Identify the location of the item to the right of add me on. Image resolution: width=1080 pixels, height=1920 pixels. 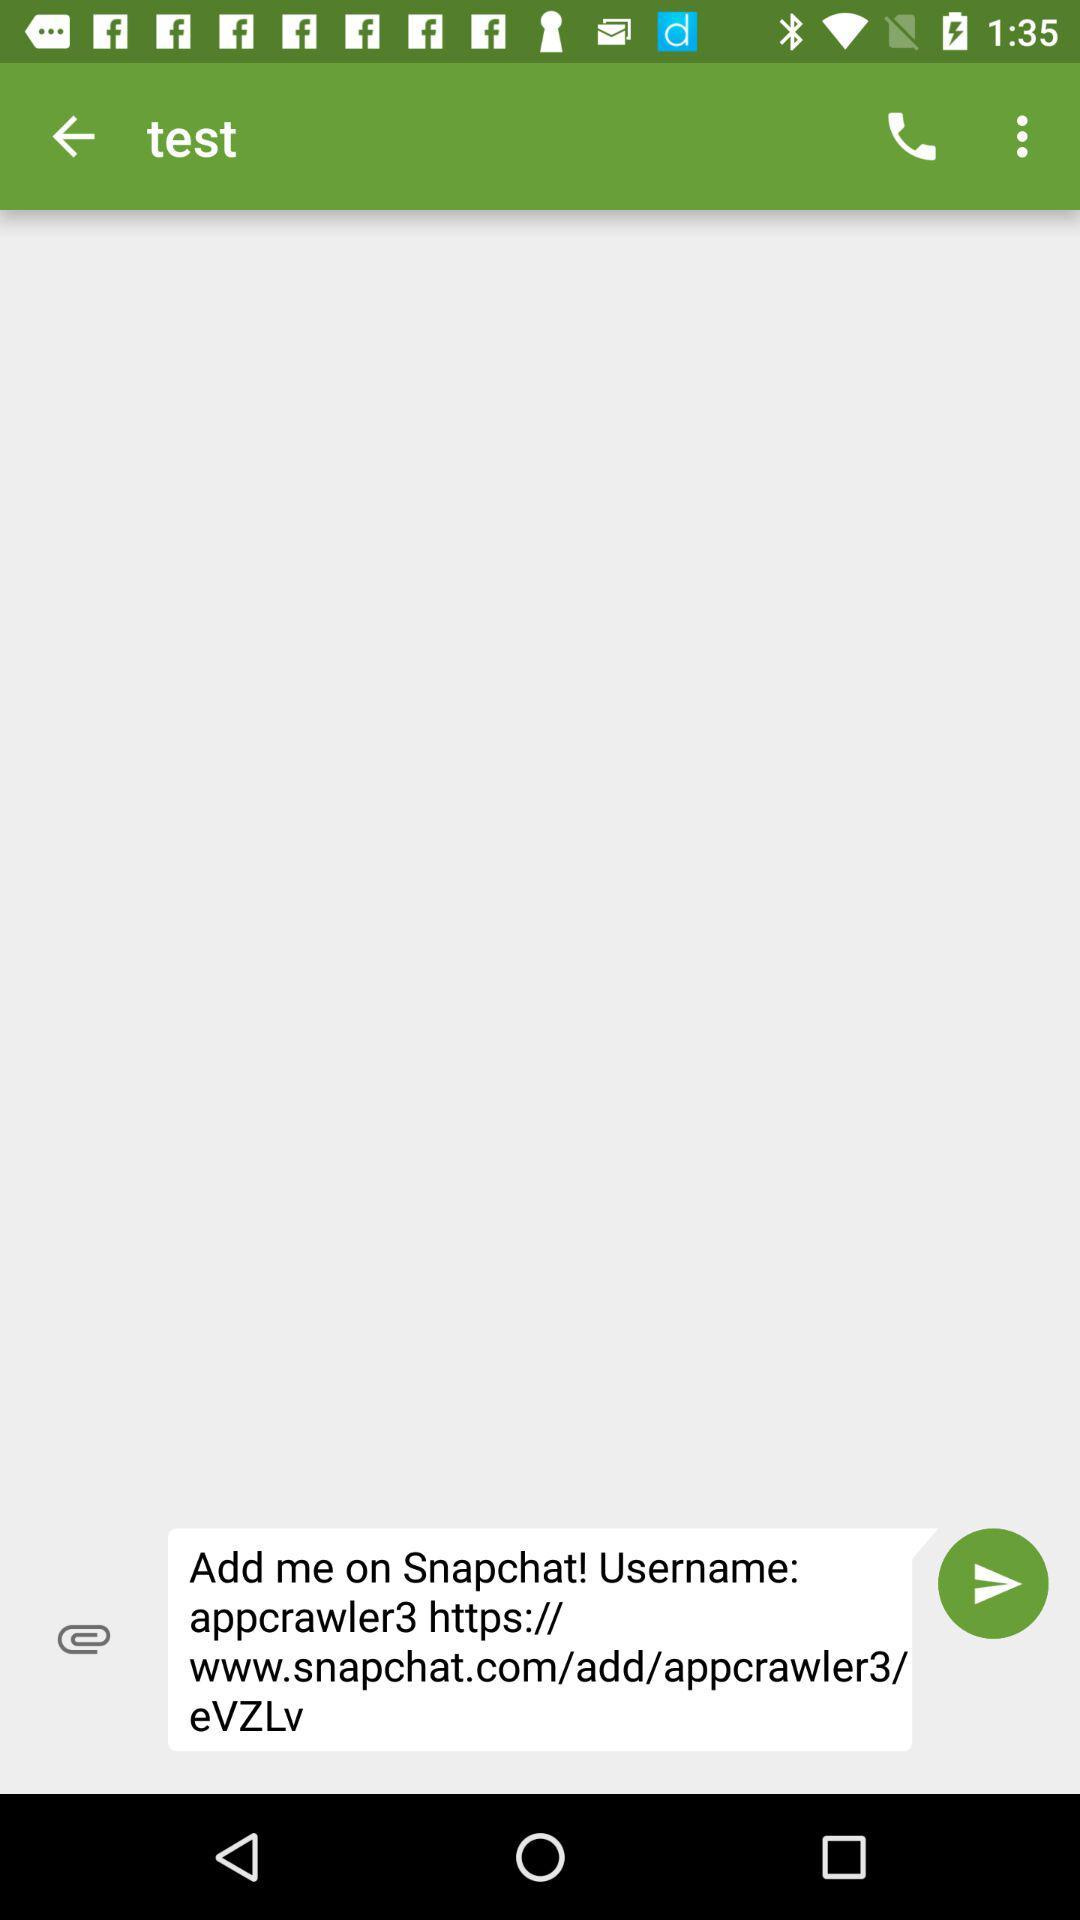
(993, 1582).